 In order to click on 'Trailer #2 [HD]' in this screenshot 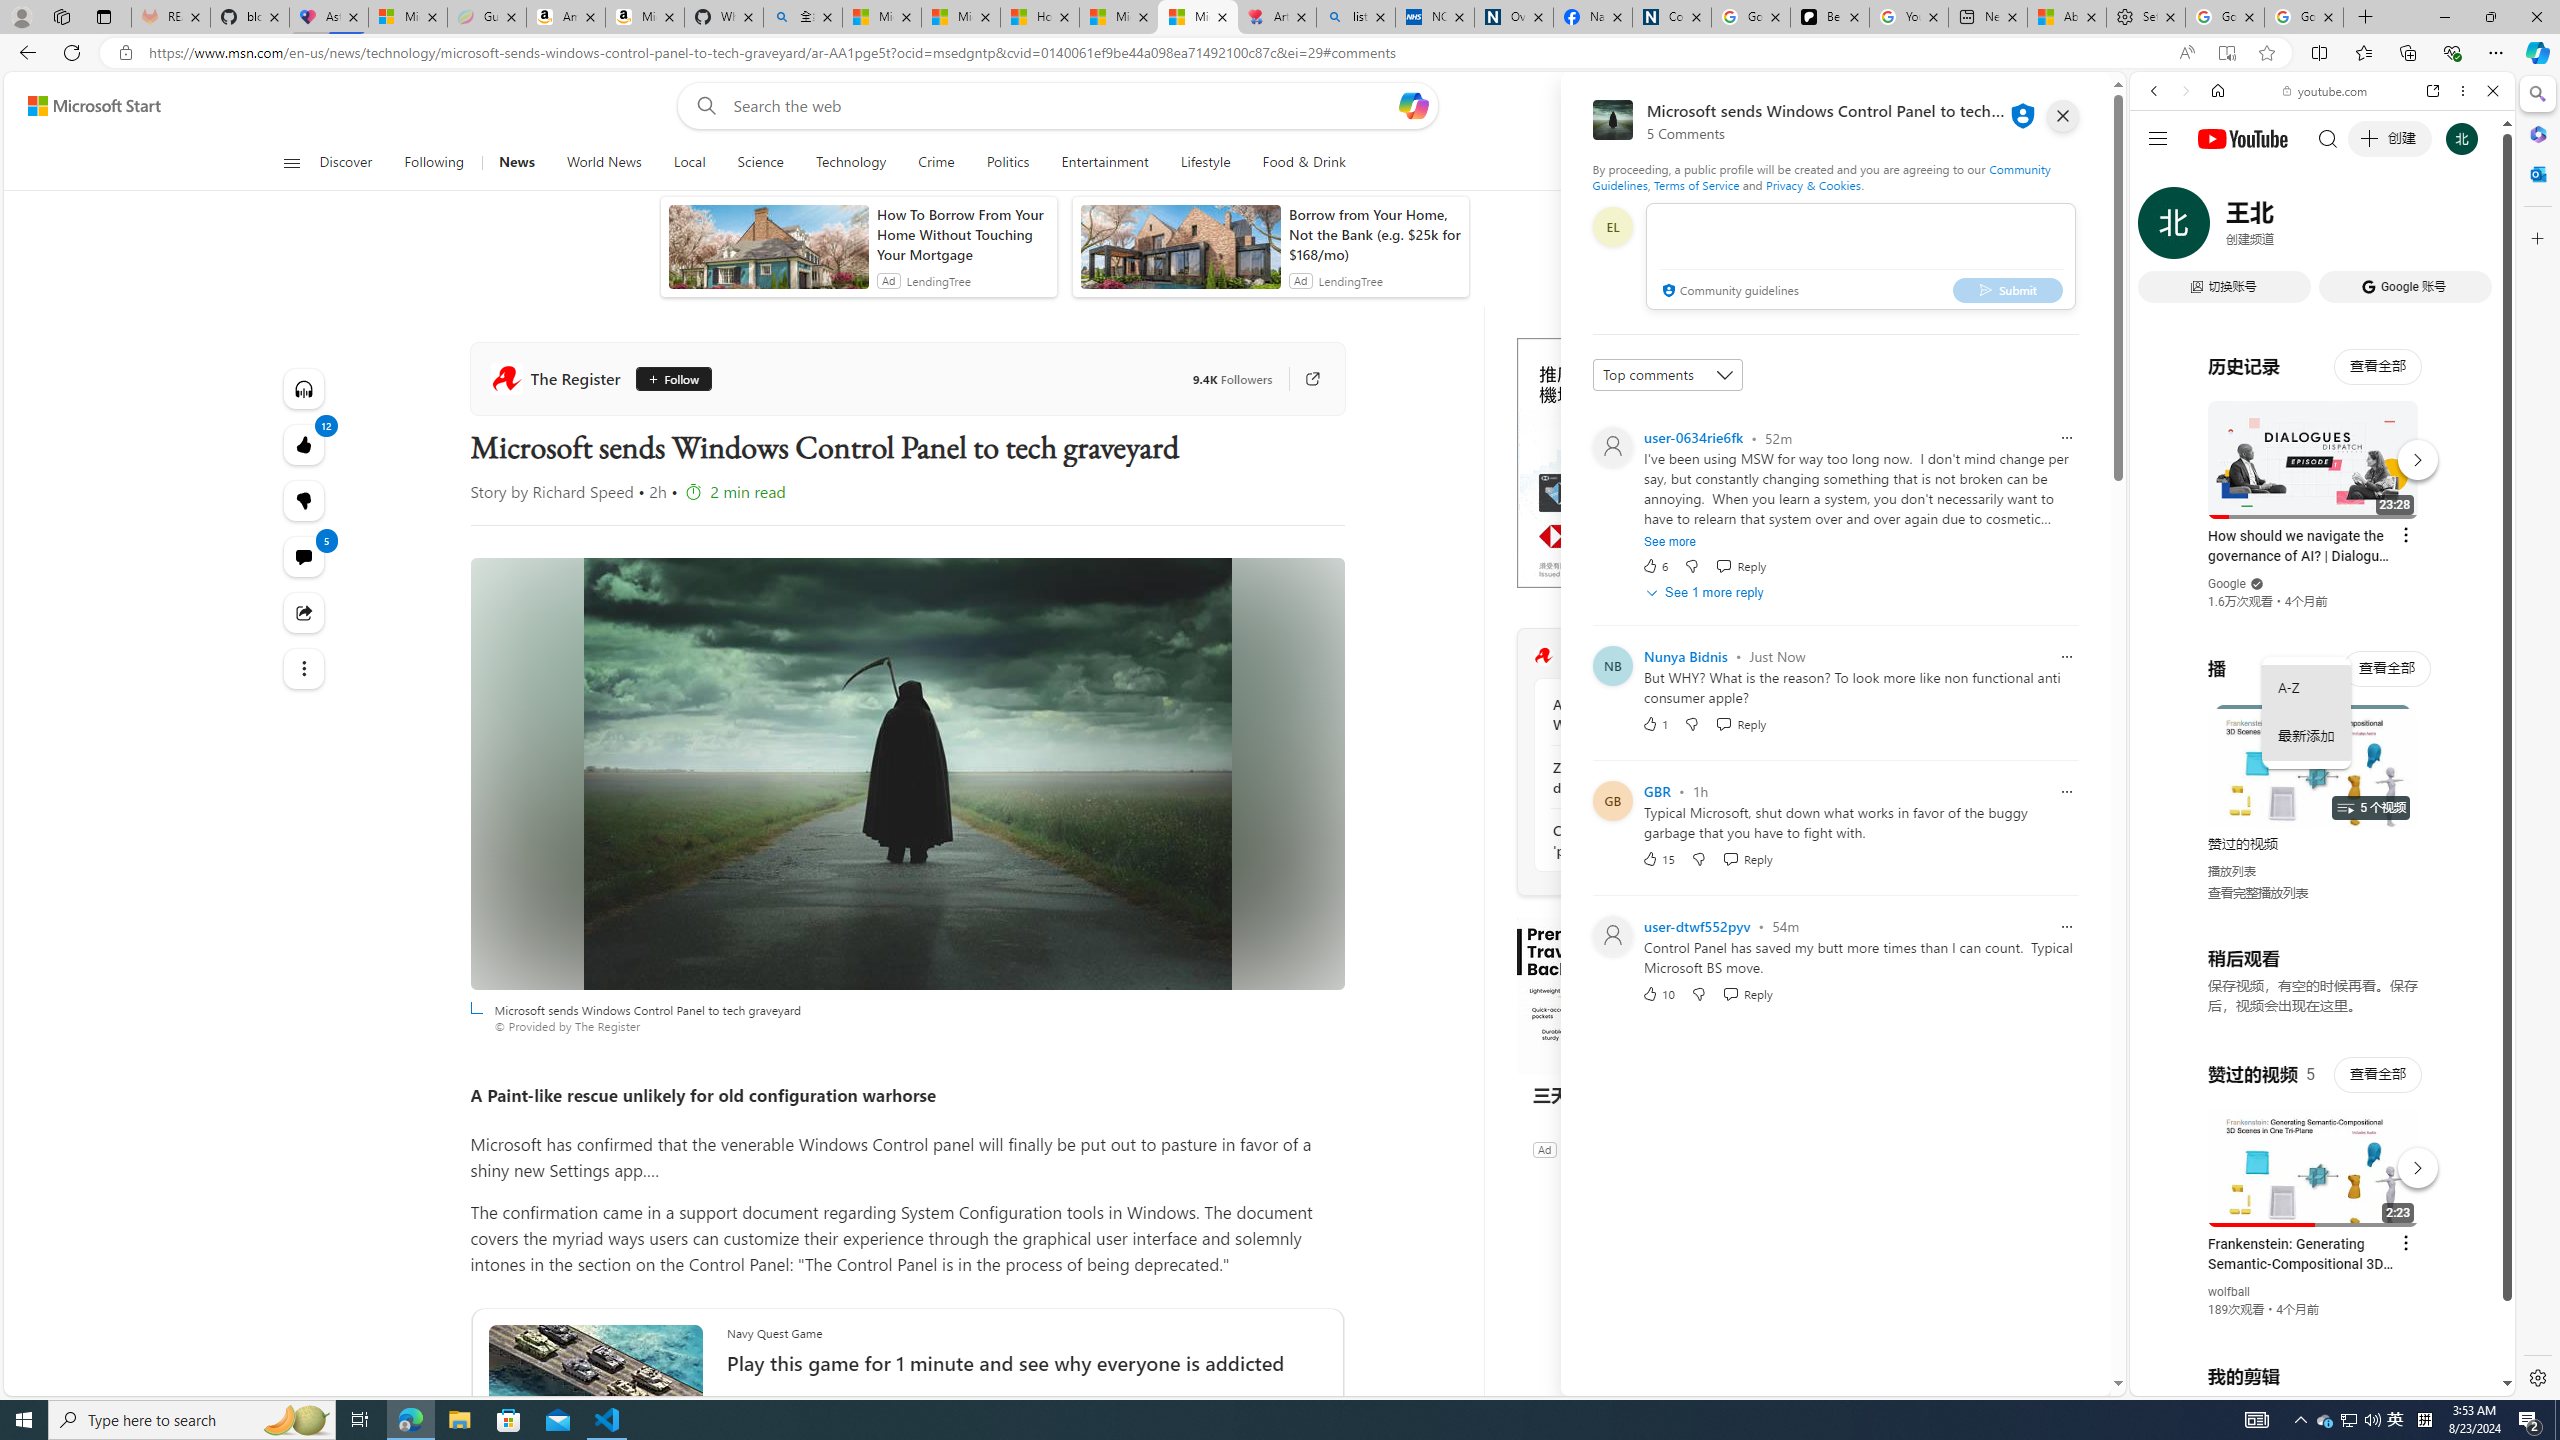, I will do `click(2320, 593)`.